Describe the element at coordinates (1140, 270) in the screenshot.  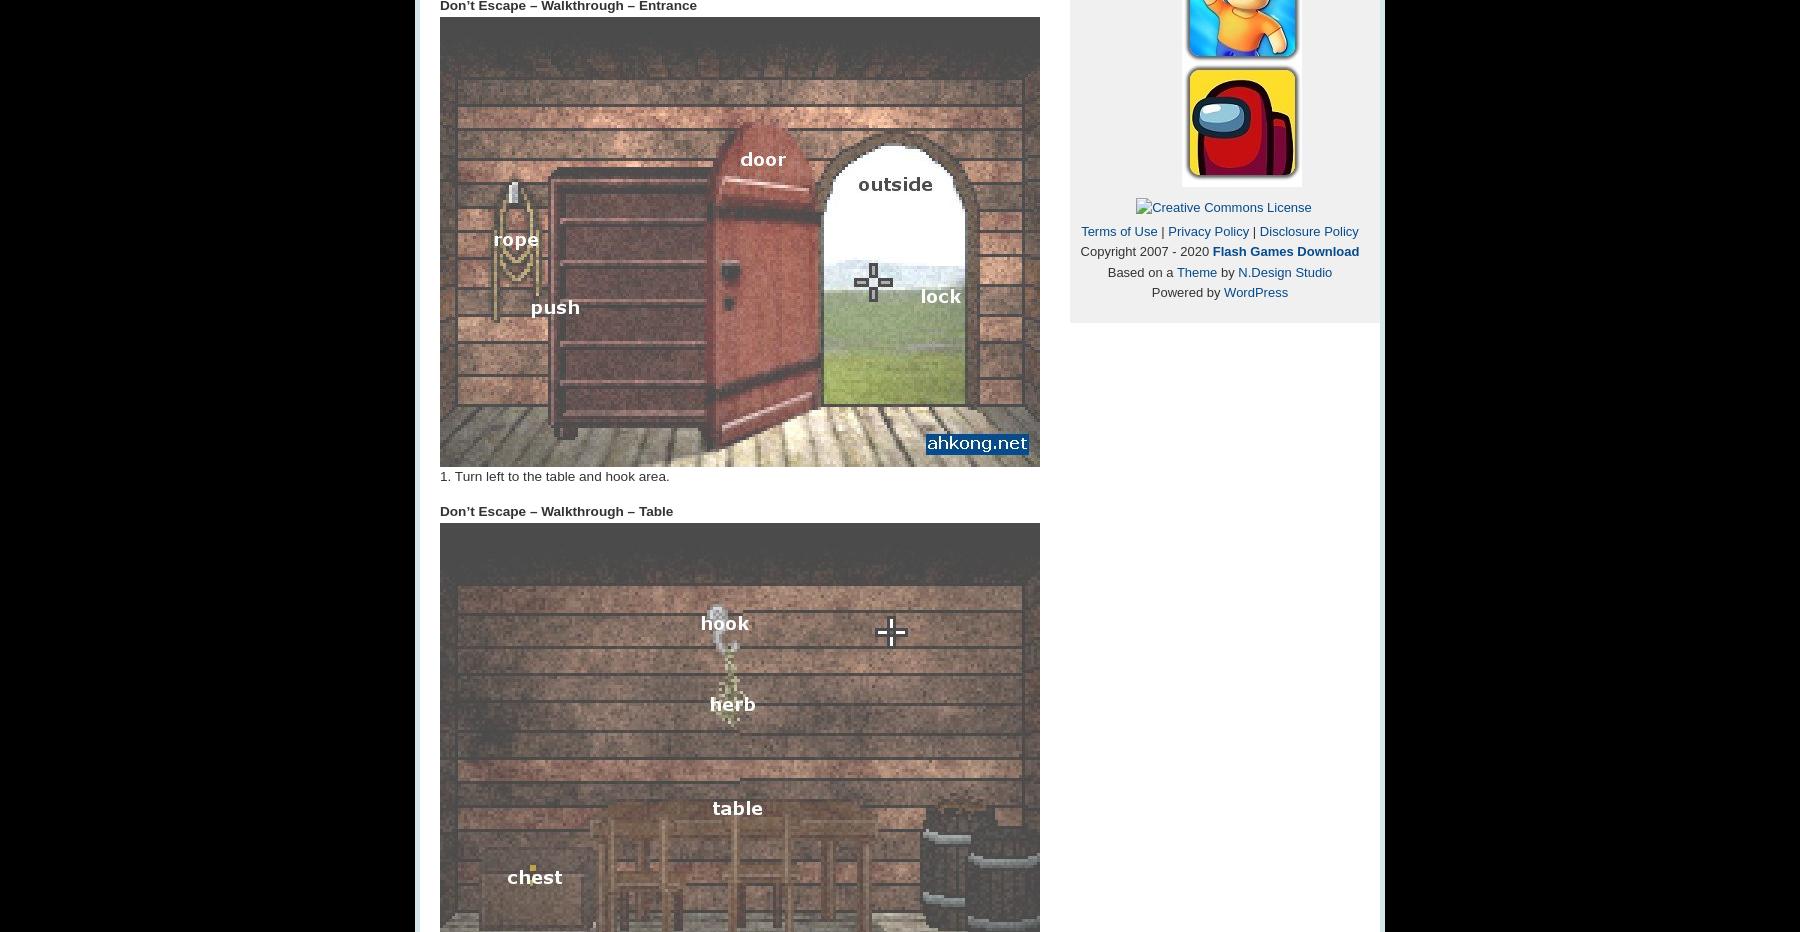
I see `'Based on a'` at that location.